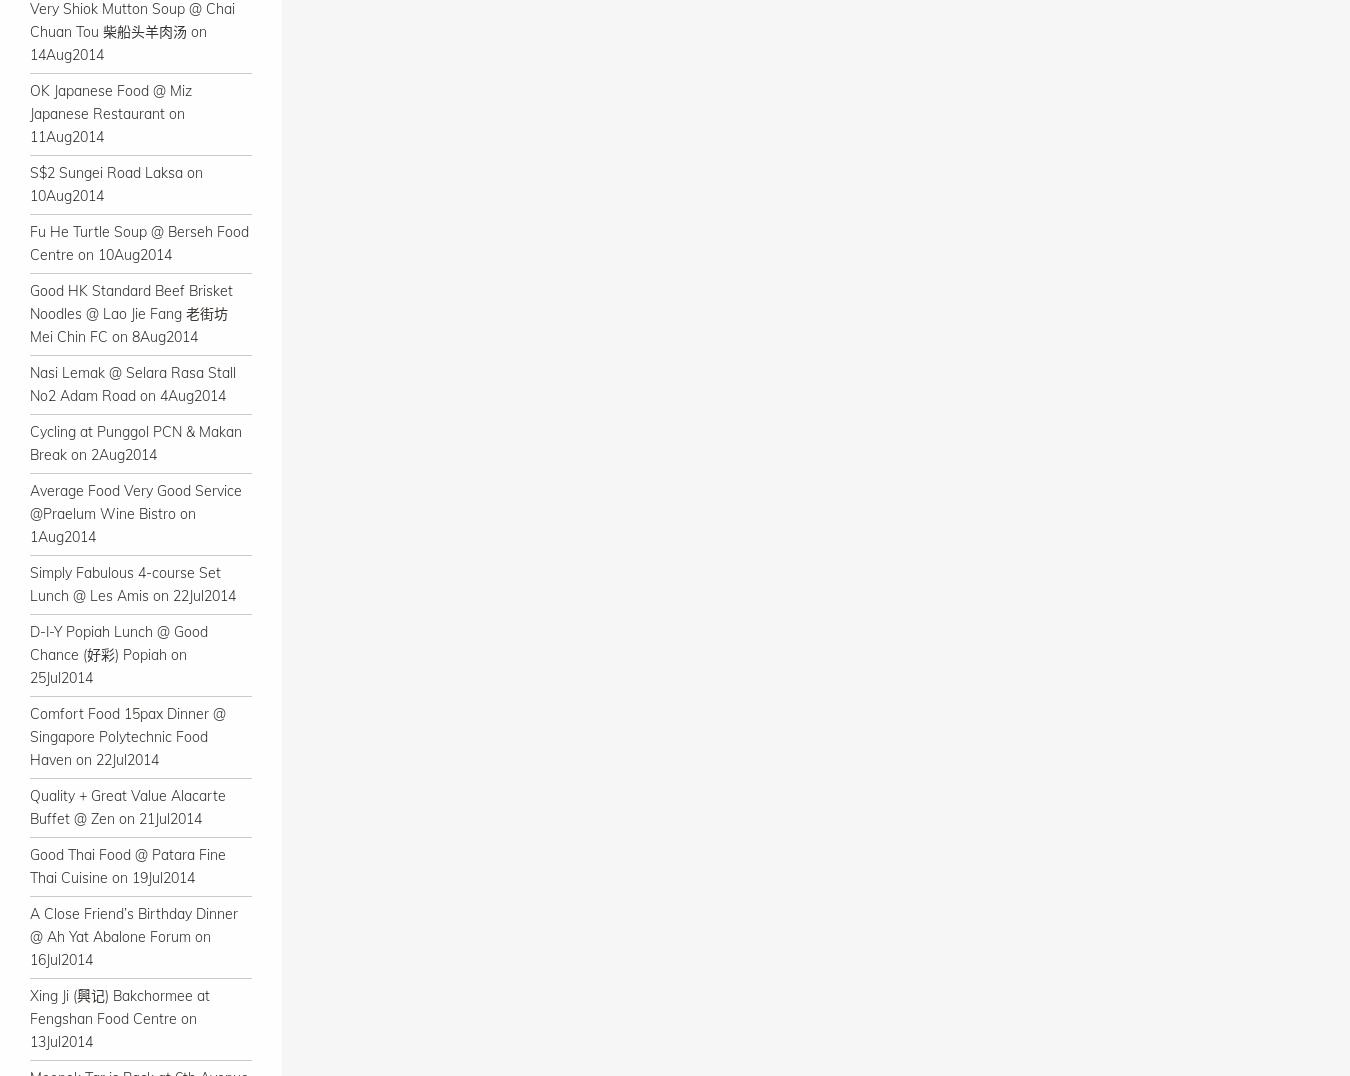 The width and height of the screenshot is (1350, 1076). I want to click on 'Xing Ji (興记) Bakchormee at Fengshan Food Centre on 13Jul2014', so click(28, 1017).